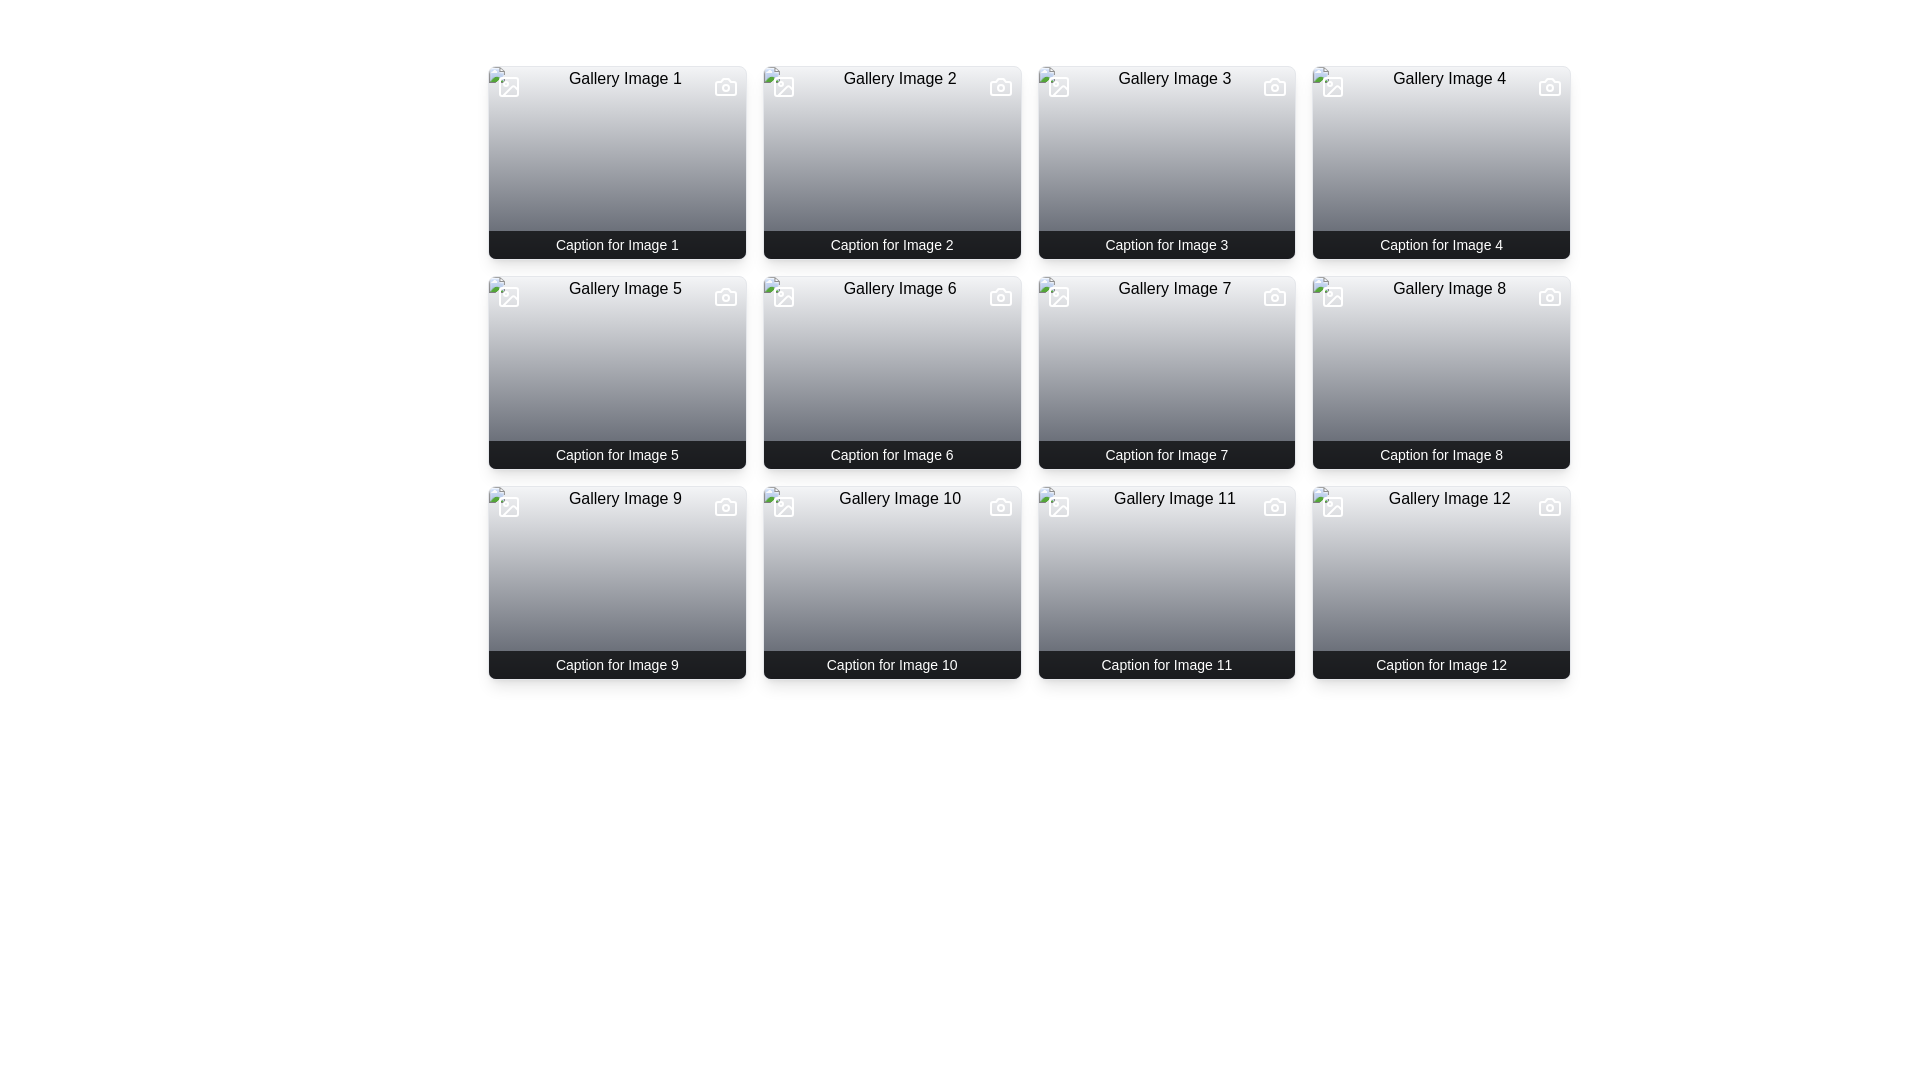 This screenshot has width=1920, height=1080. What do you see at coordinates (1441, 161) in the screenshot?
I see `the Decorative overlay that provides a semi-transparent gradient effect over the image in 'Gallery Image 4'` at bounding box center [1441, 161].